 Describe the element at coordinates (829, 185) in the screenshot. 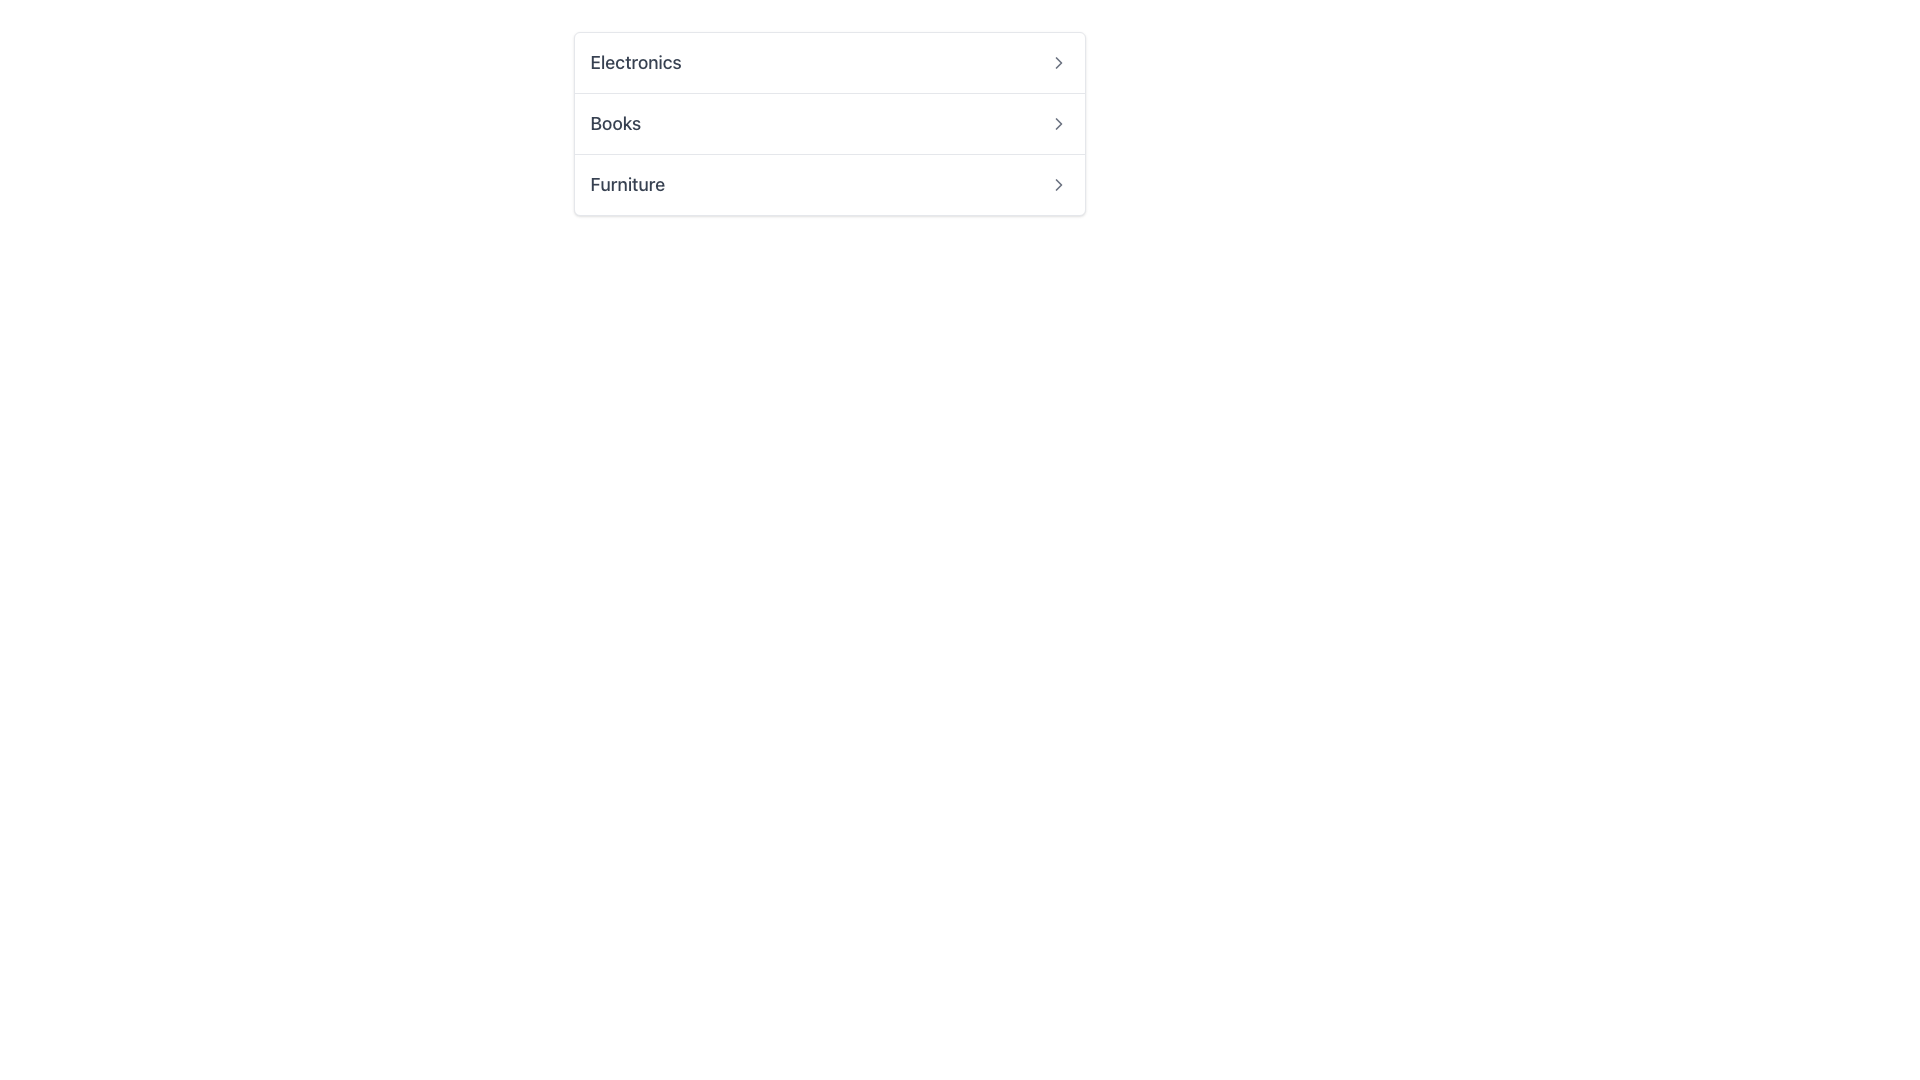

I see `the third item in the vertical navigation menu that is related to 'Furniture', positioned between 'Books' and the next option` at that location.